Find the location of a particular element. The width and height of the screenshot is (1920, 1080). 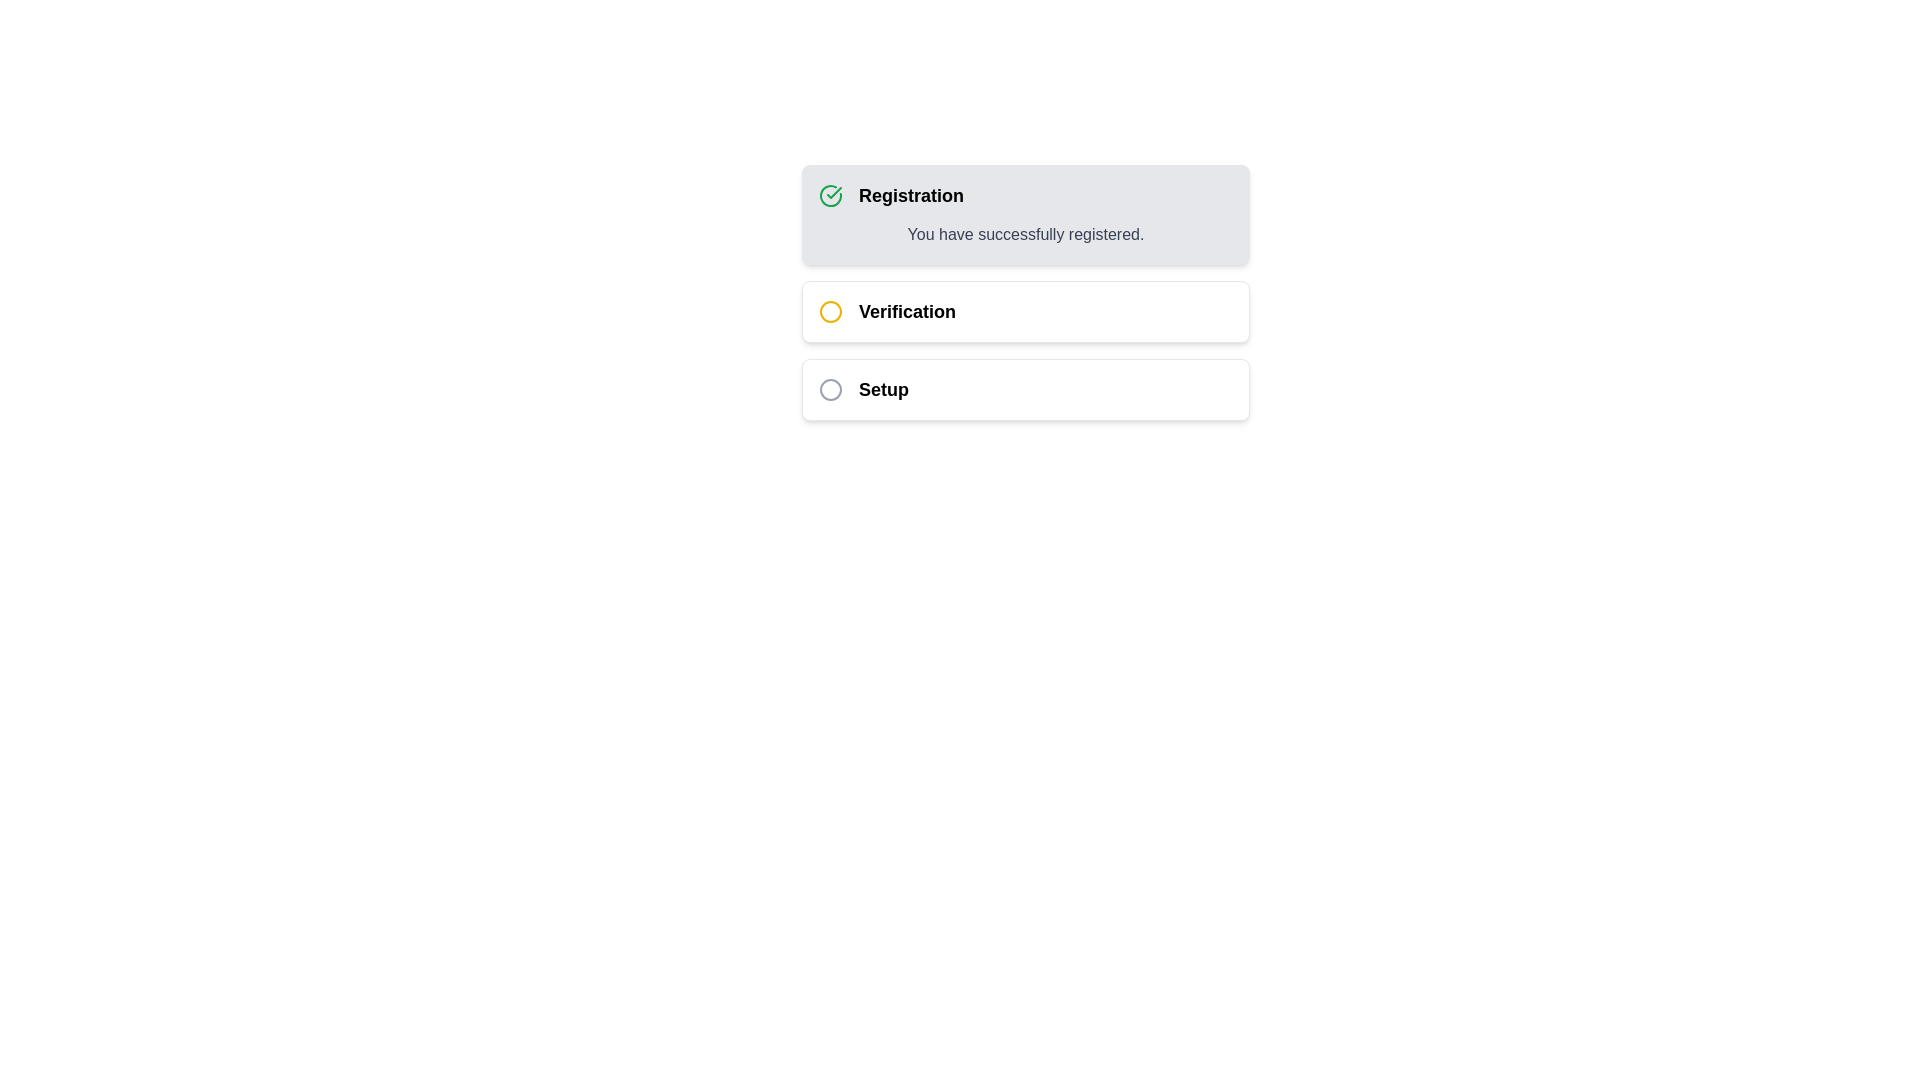

the green circular icon with a checkmark, located to the left of the 'Registration' text, indicating successful completion is located at coordinates (830, 196).